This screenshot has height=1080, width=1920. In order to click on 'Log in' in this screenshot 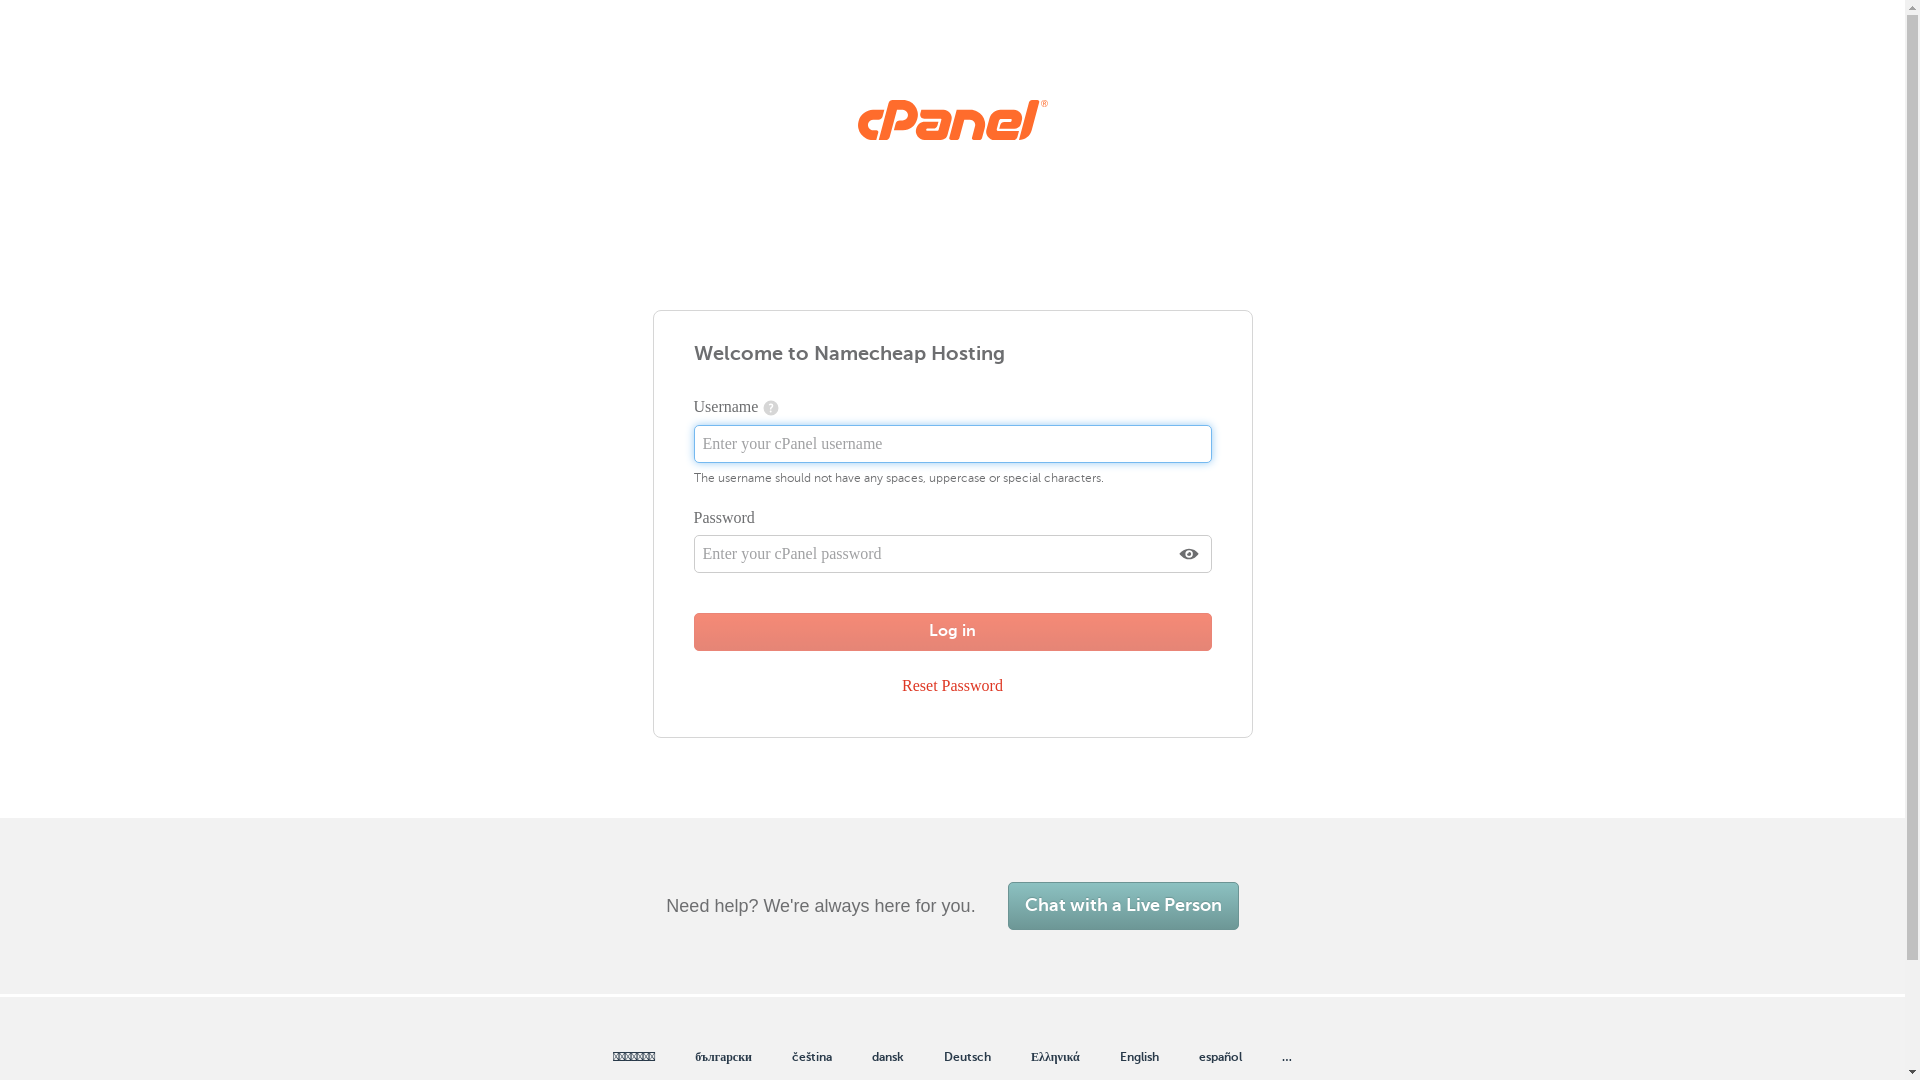, I will do `click(952, 632)`.